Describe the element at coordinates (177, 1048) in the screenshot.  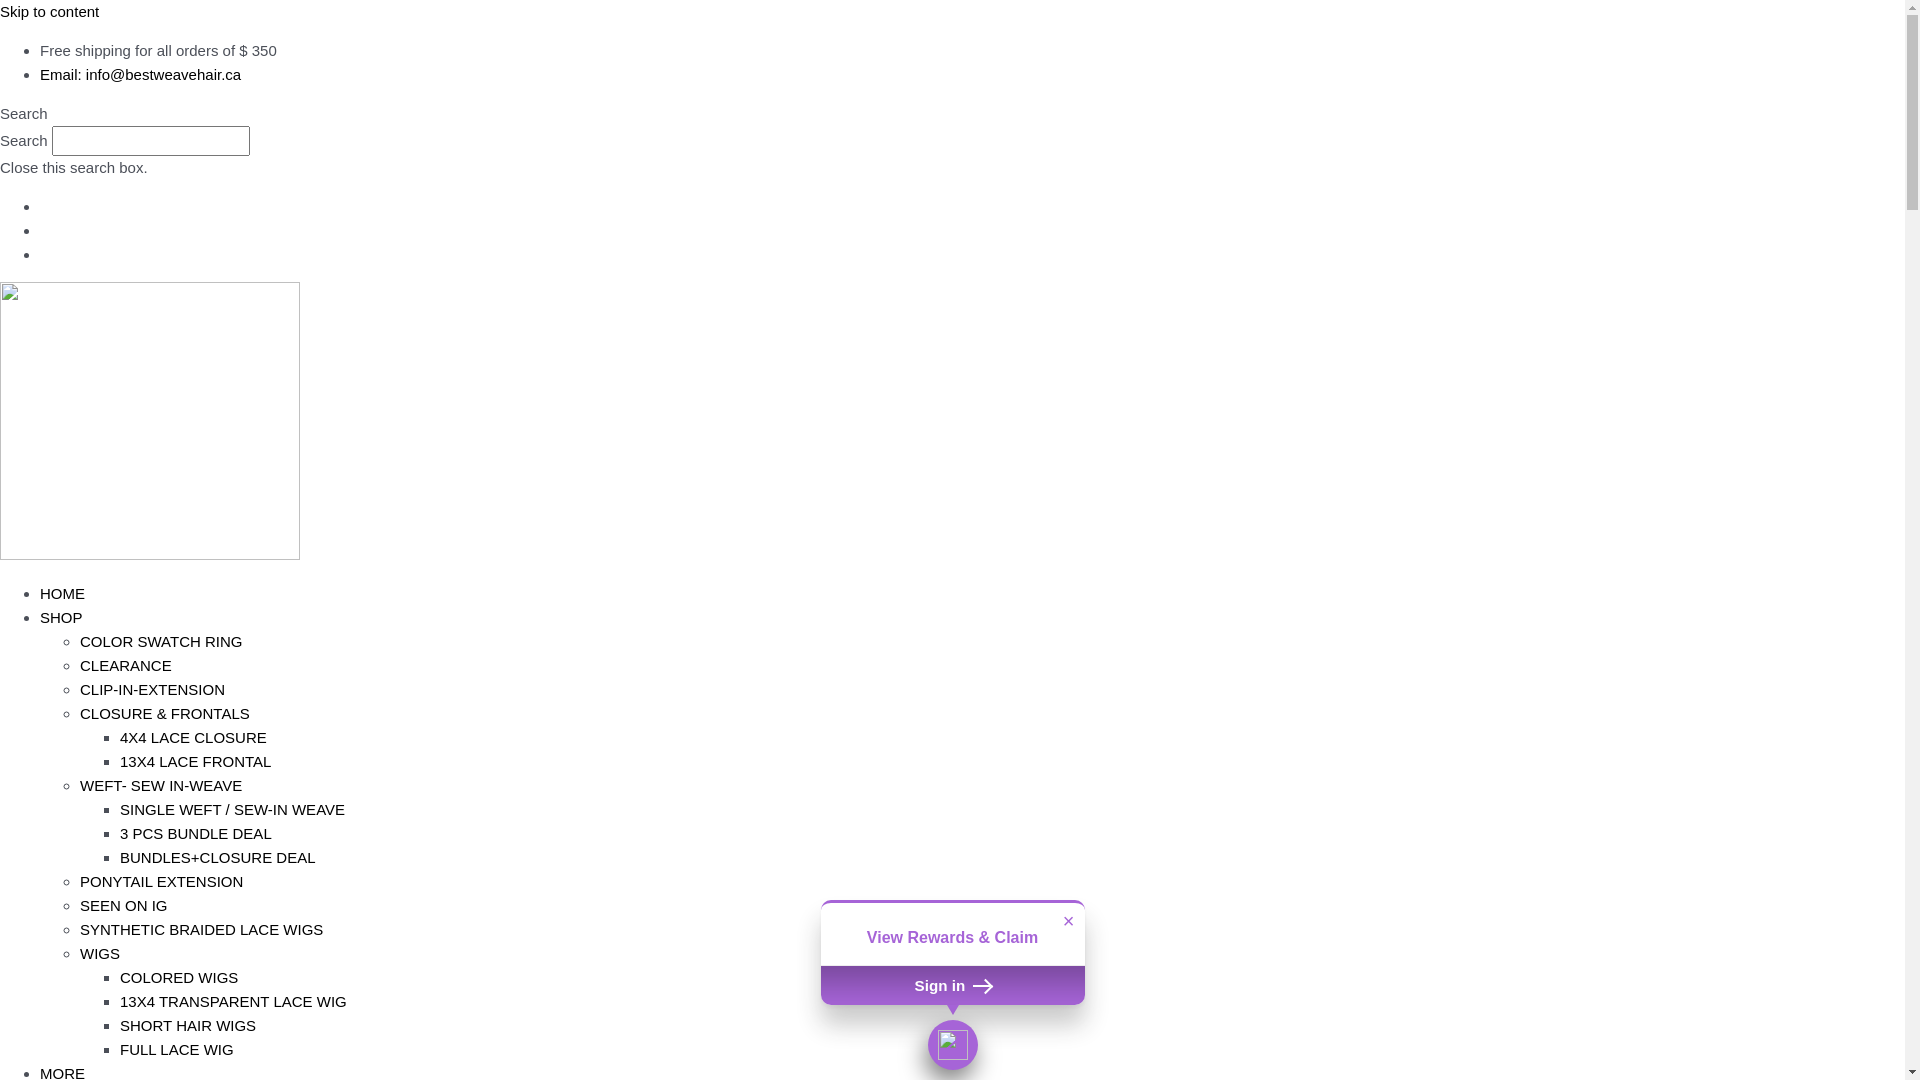
I see `'FULL LACE WIG'` at that location.